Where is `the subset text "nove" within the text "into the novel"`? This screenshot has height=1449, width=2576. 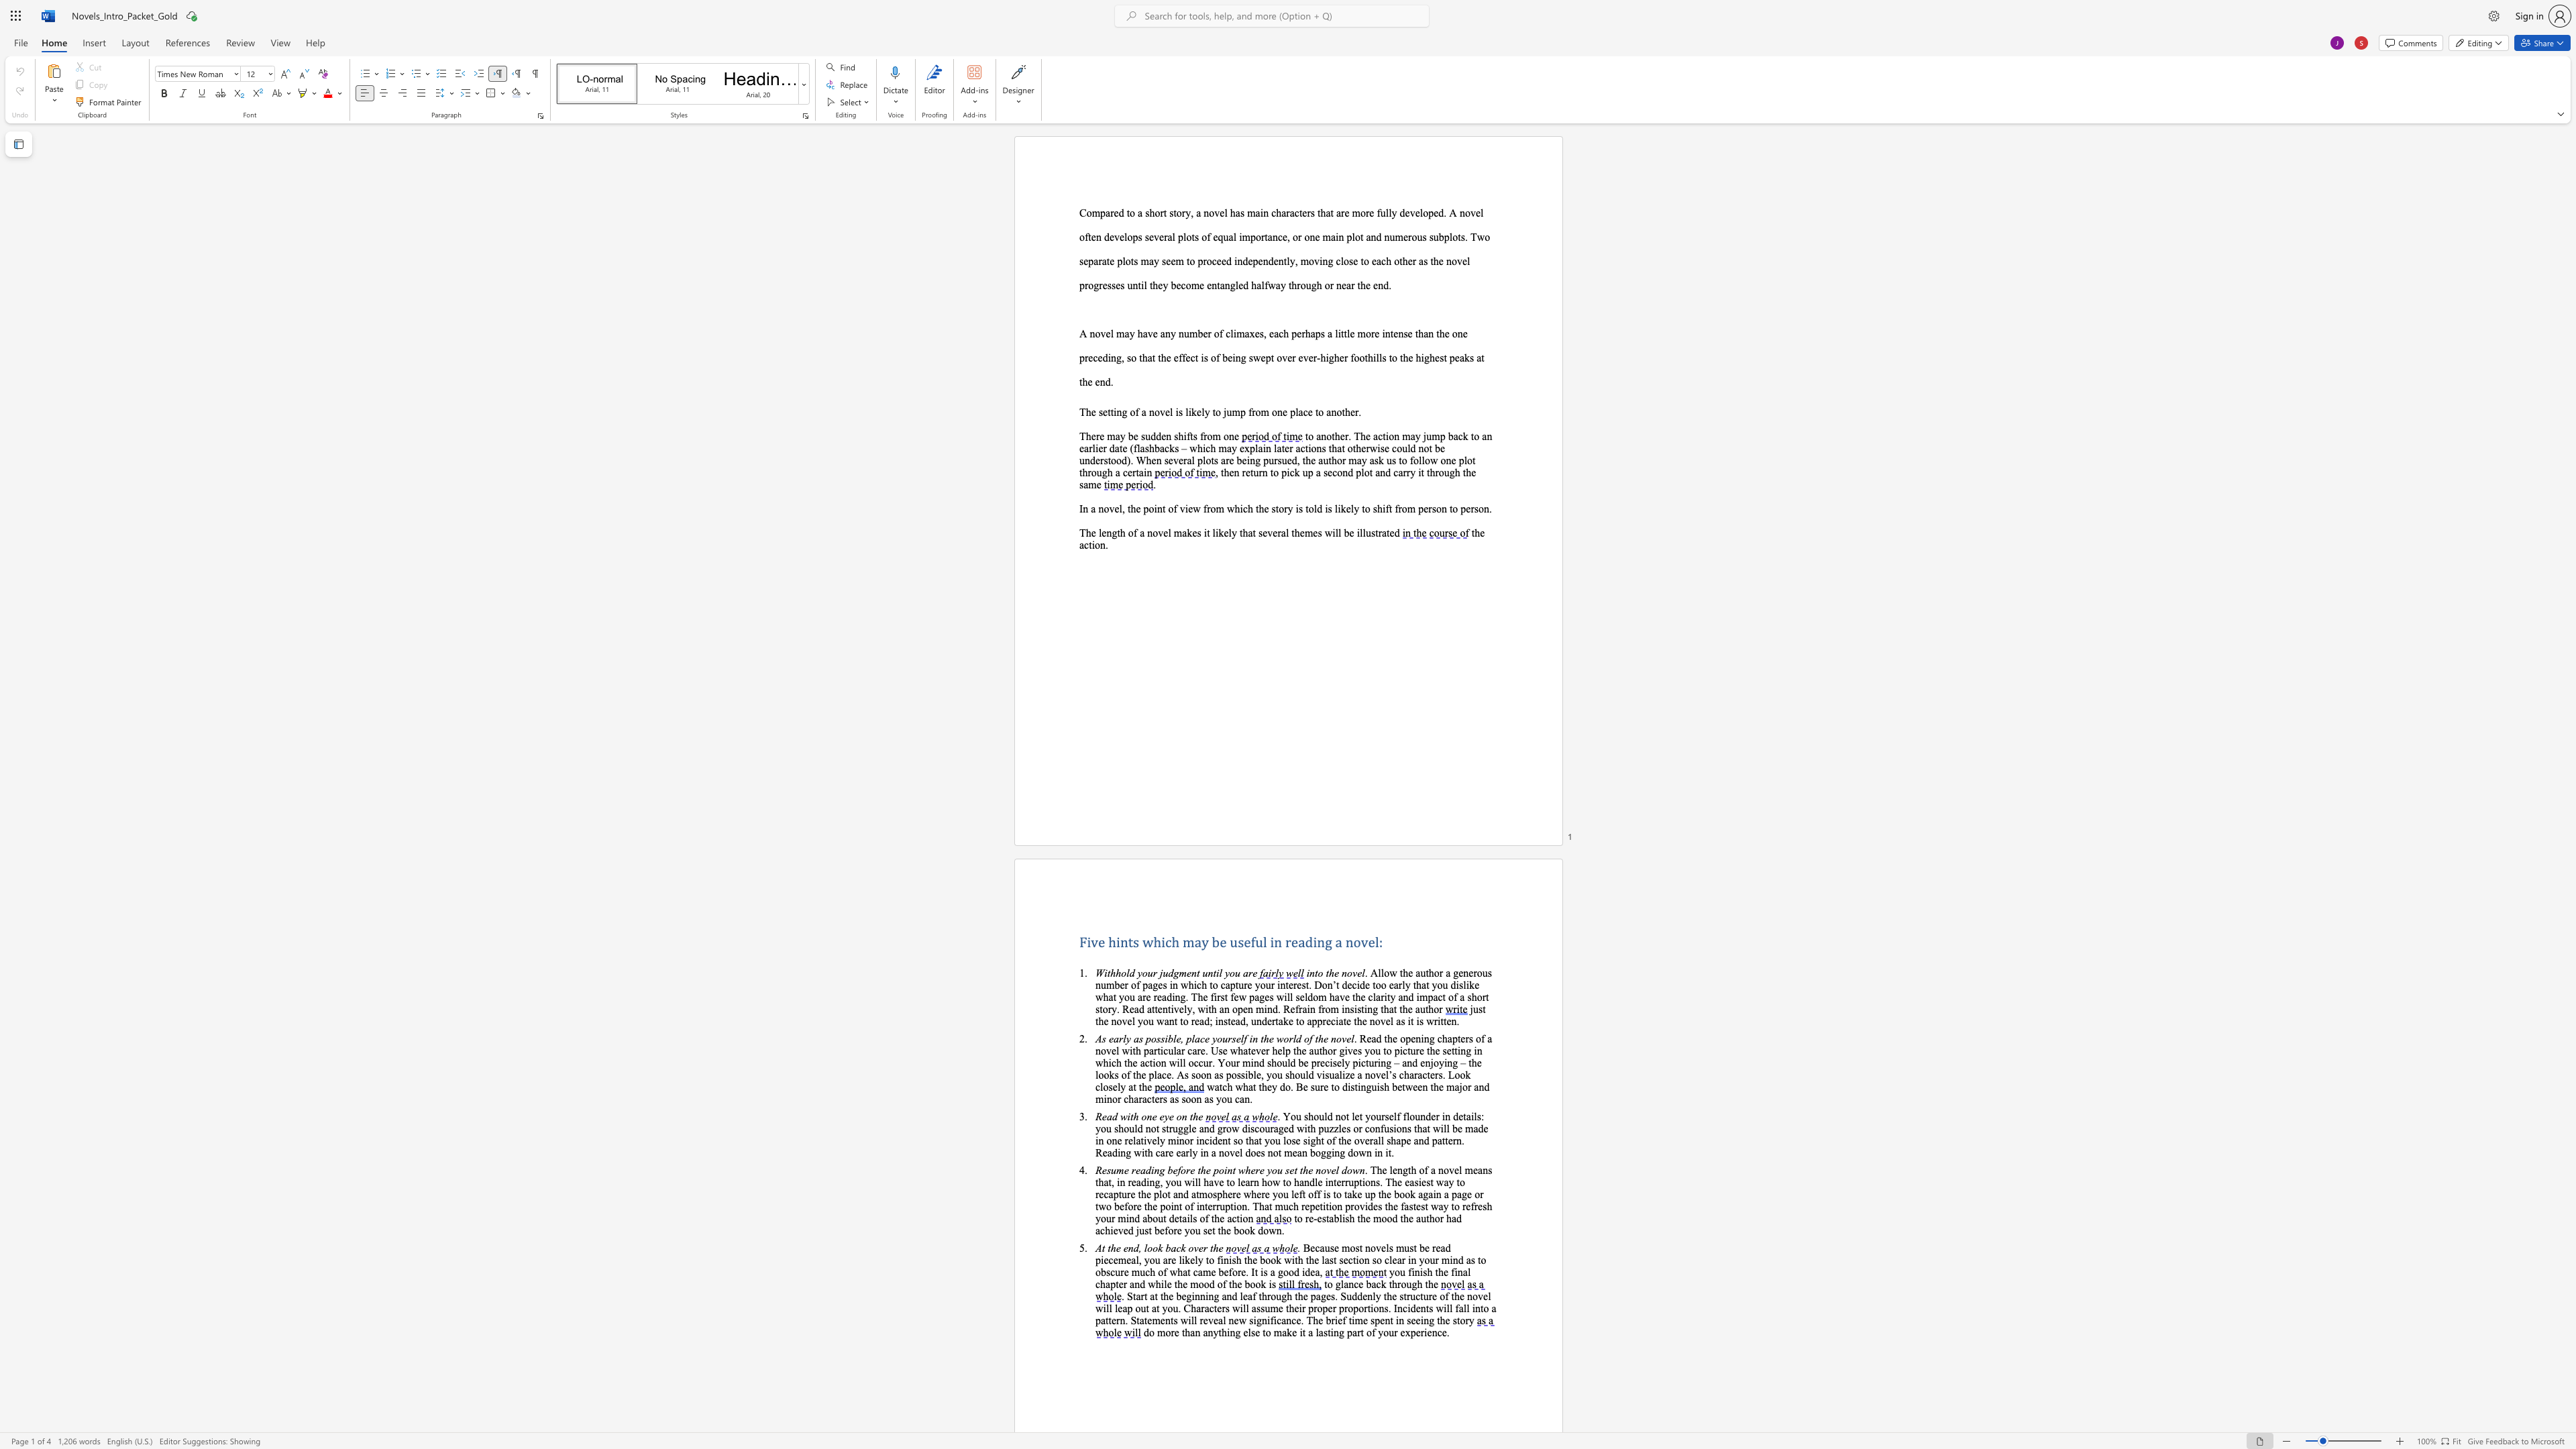 the subset text "nove" within the text "into the novel" is located at coordinates (1342, 972).